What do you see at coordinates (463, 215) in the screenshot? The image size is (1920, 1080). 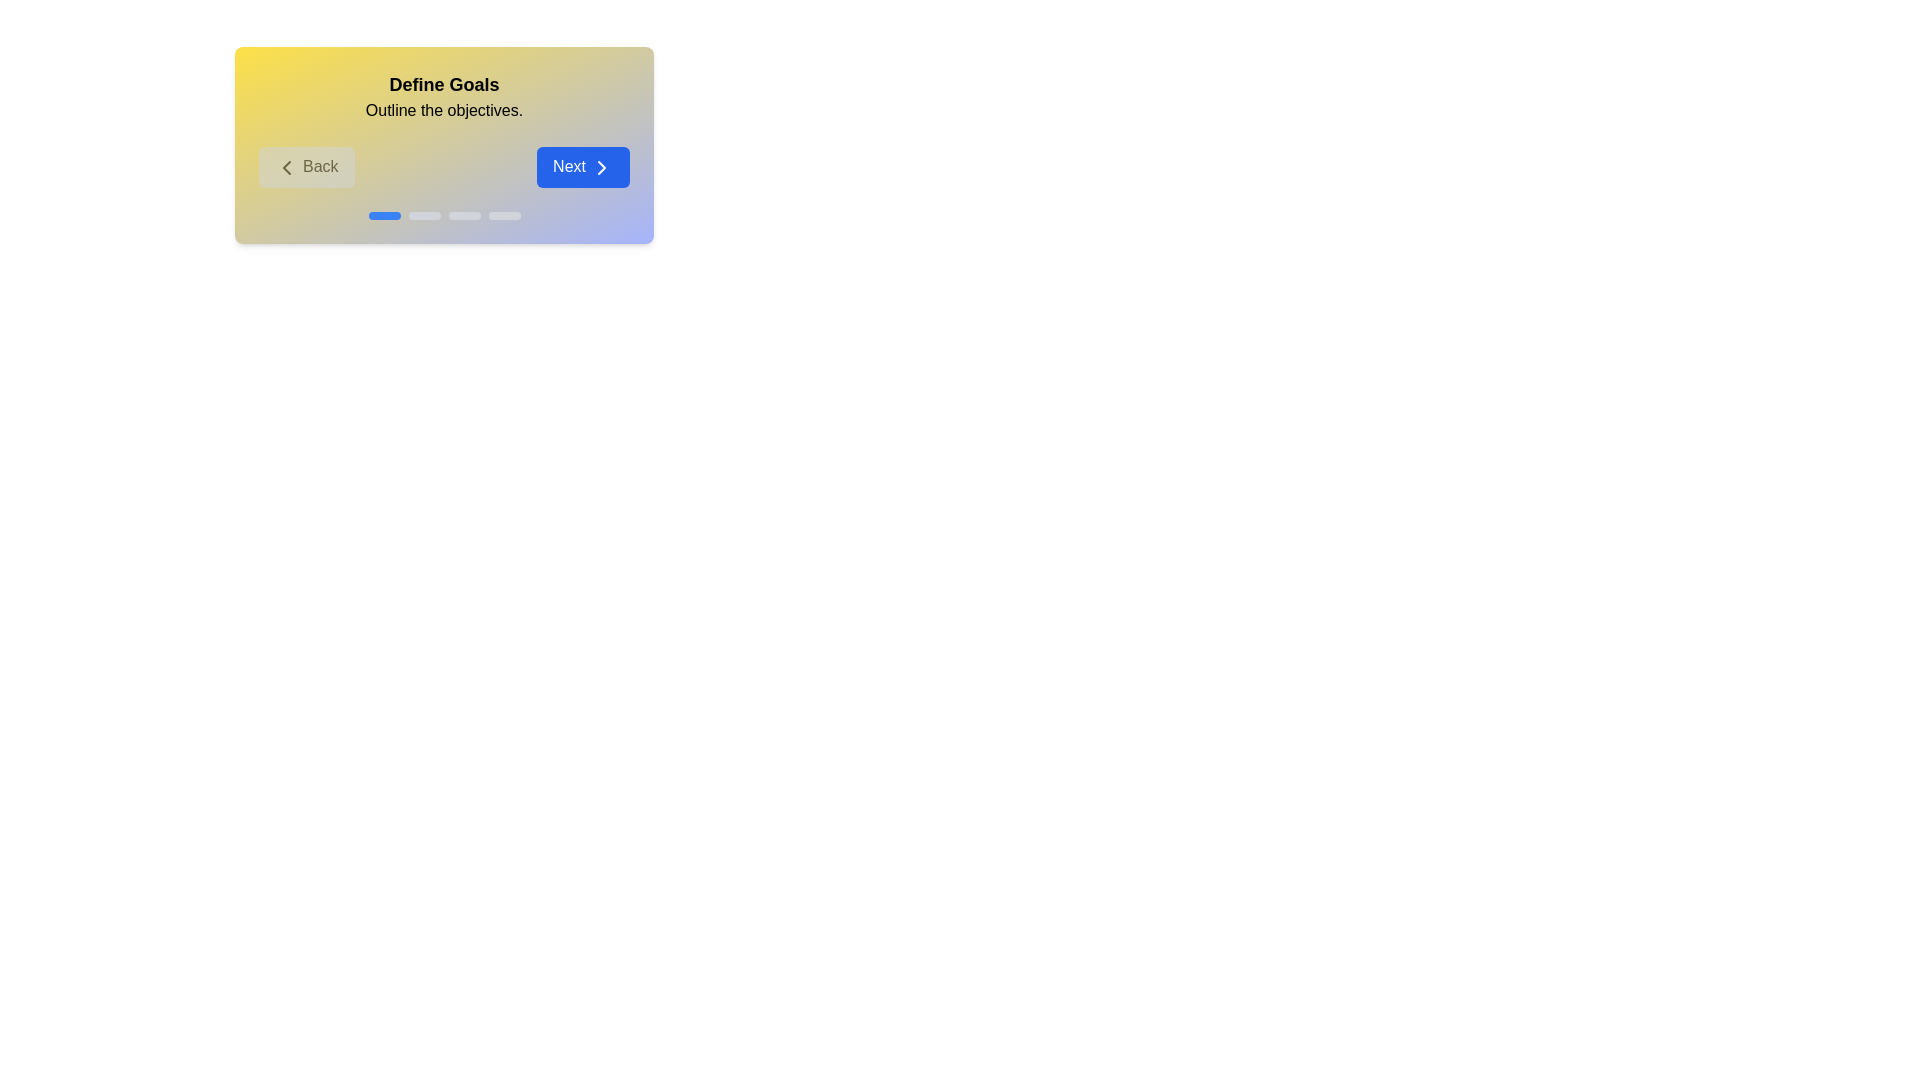 I see `the progress indicator corresponding to stage 3` at bounding box center [463, 215].